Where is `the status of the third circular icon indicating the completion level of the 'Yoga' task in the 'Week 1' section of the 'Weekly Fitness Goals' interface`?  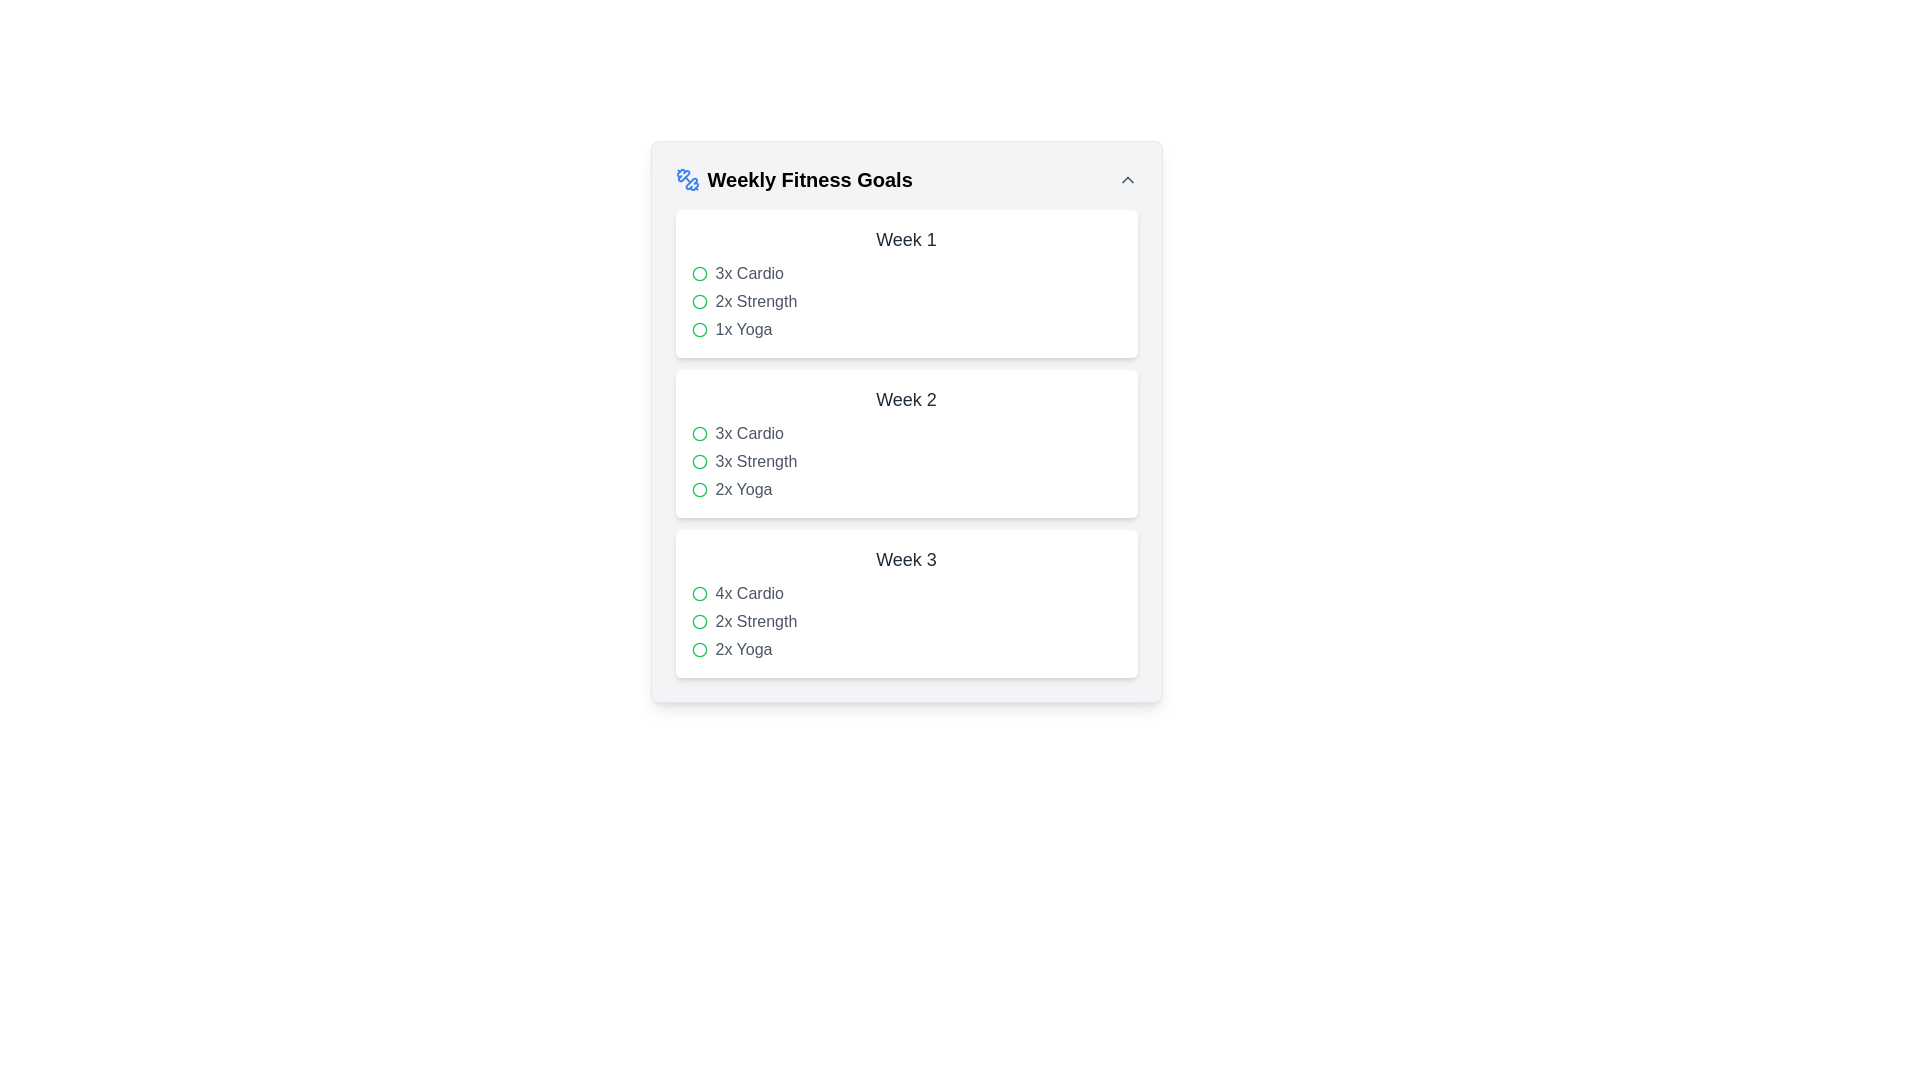
the status of the third circular icon indicating the completion level of the 'Yoga' task in the 'Week 1' section of the 'Weekly Fitness Goals' interface is located at coordinates (699, 329).